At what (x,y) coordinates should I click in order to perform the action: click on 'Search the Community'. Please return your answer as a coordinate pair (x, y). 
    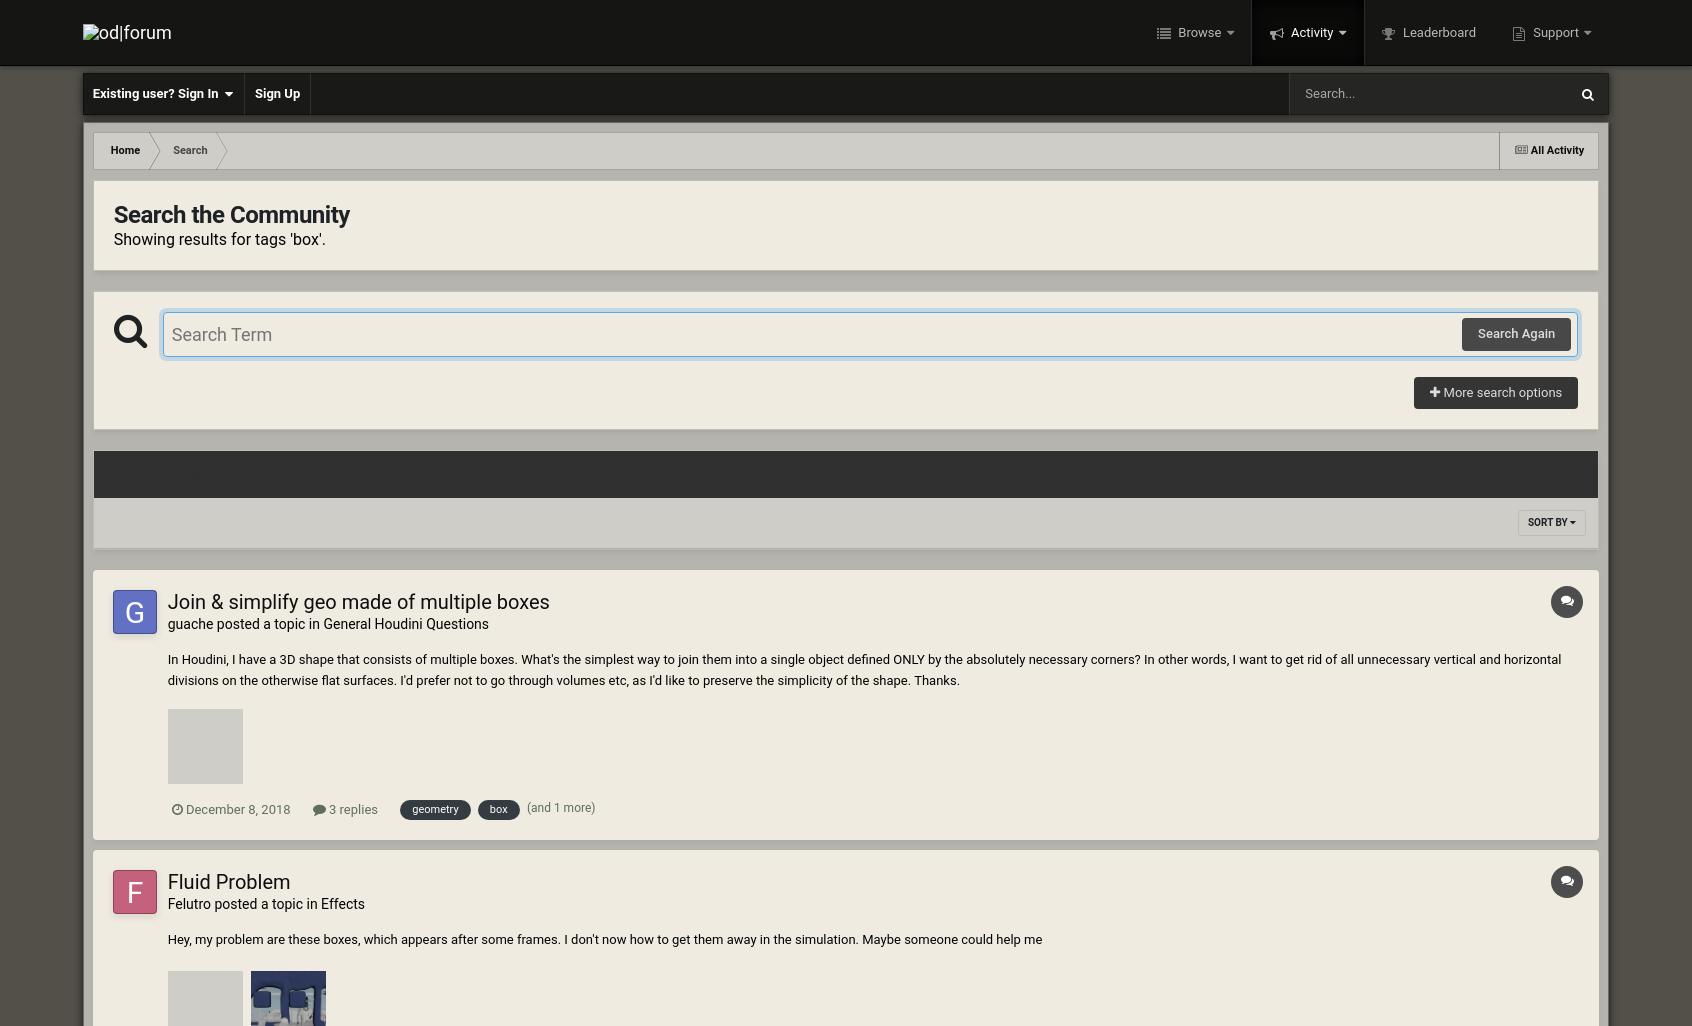
    Looking at the image, I should click on (230, 215).